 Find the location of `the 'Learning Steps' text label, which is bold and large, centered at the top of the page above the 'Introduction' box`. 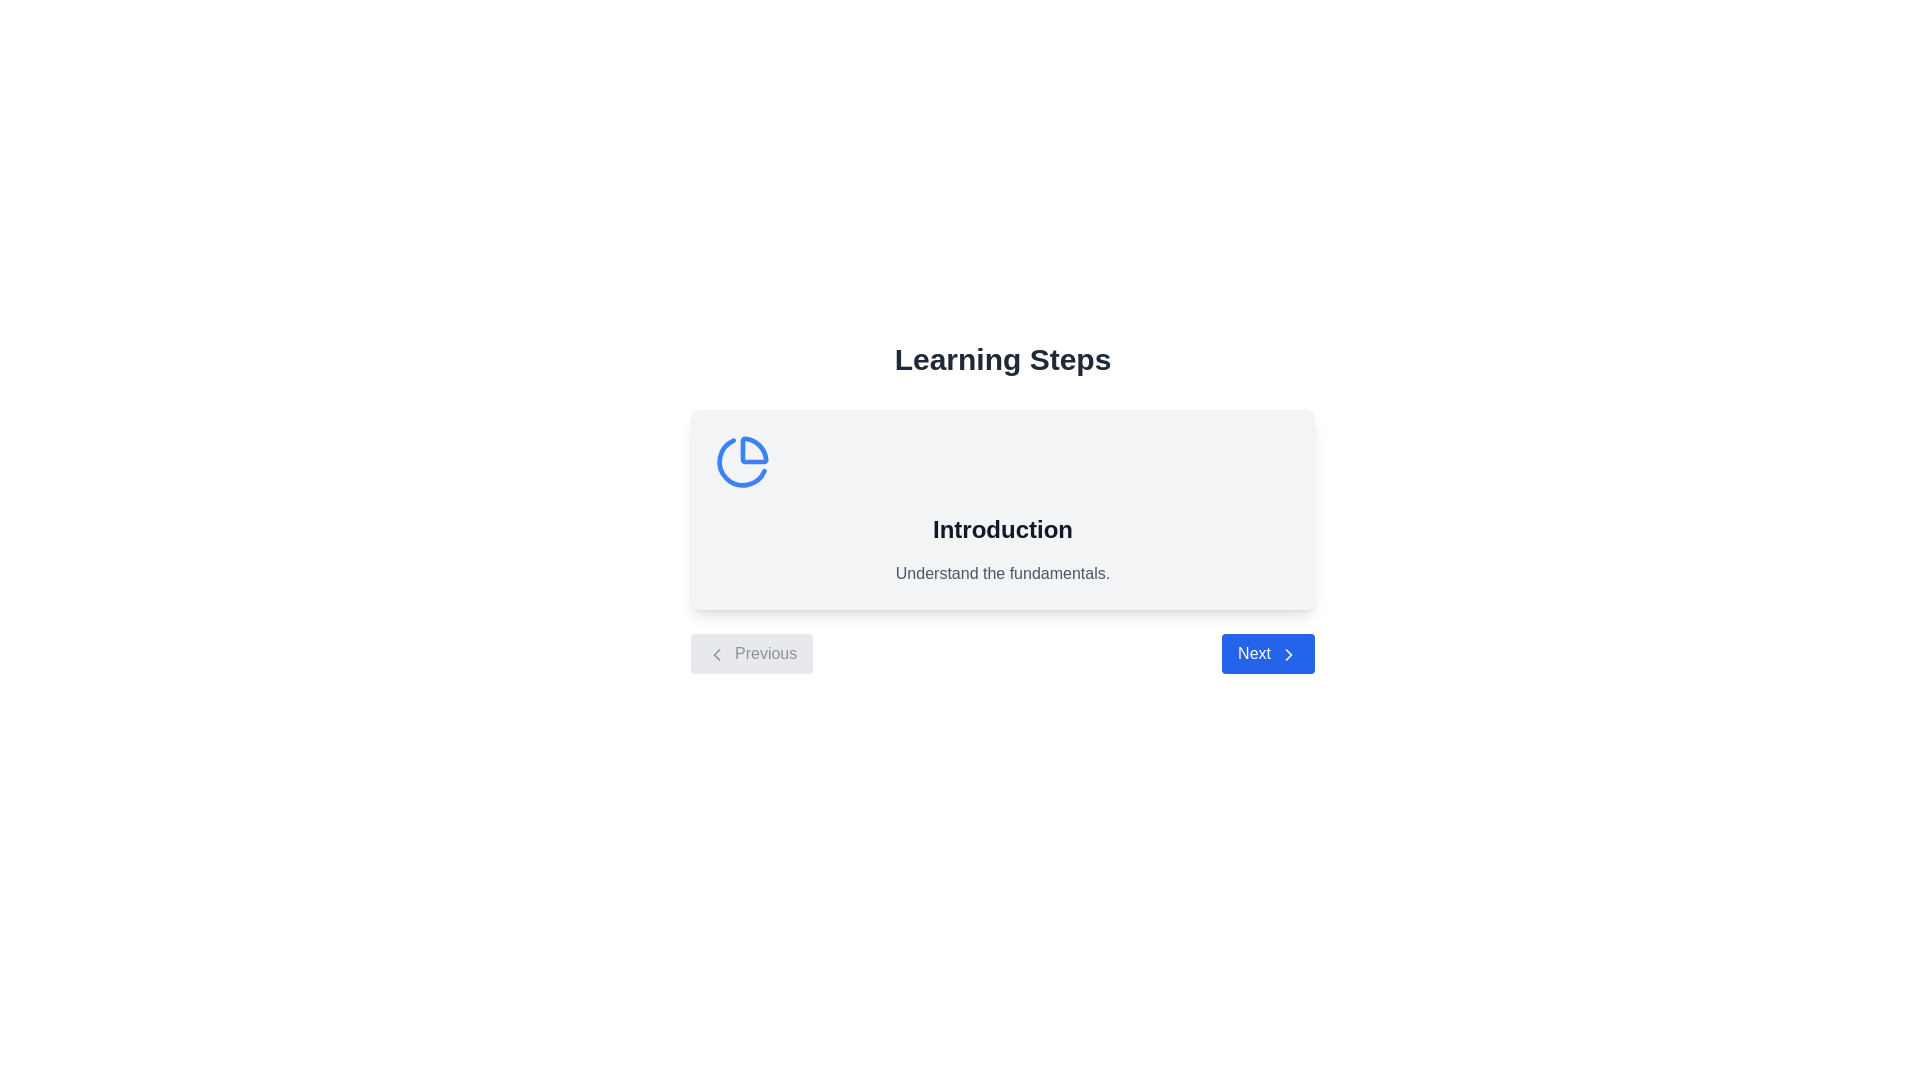

the 'Learning Steps' text label, which is bold and large, centered at the top of the page above the 'Introduction' box is located at coordinates (1003, 358).